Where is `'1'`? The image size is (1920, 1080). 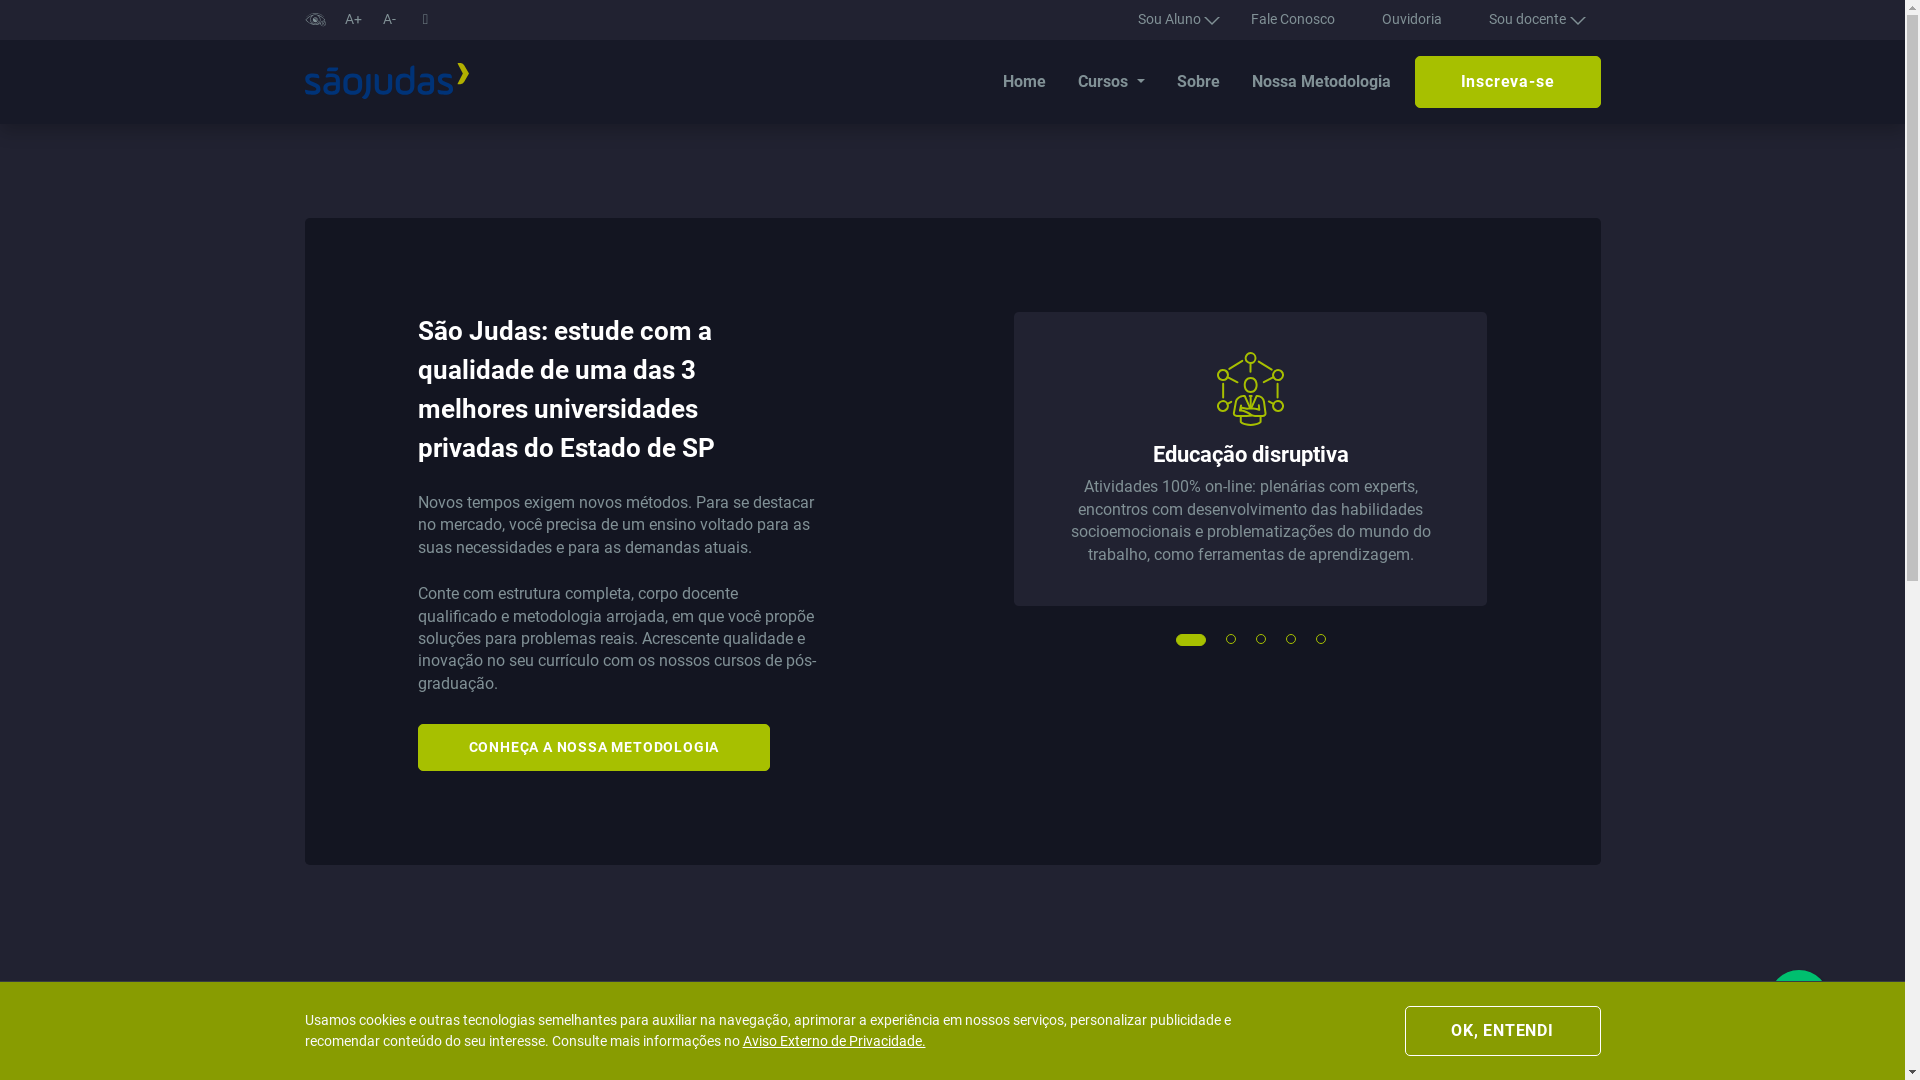
'1' is located at coordinates (1181, 640).